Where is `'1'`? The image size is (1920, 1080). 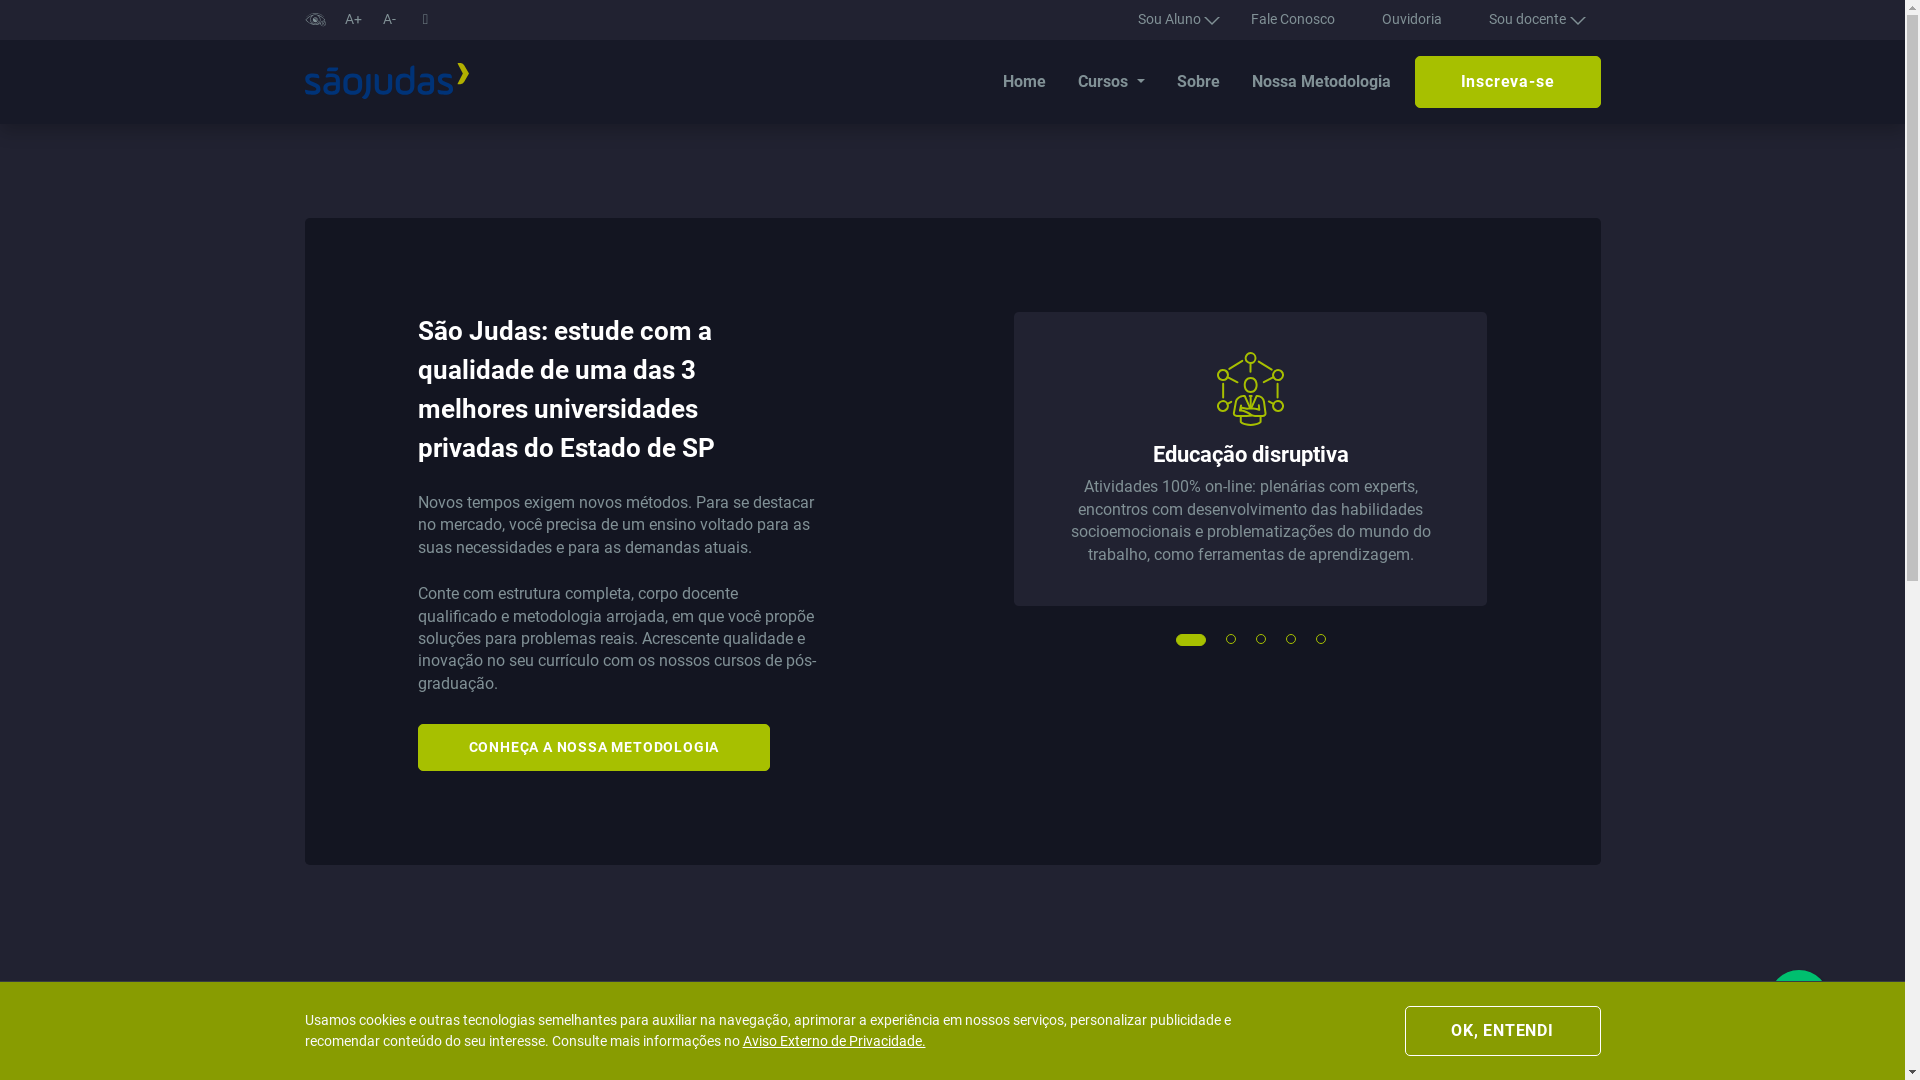
'1' is located at coordinates (1181, 640).